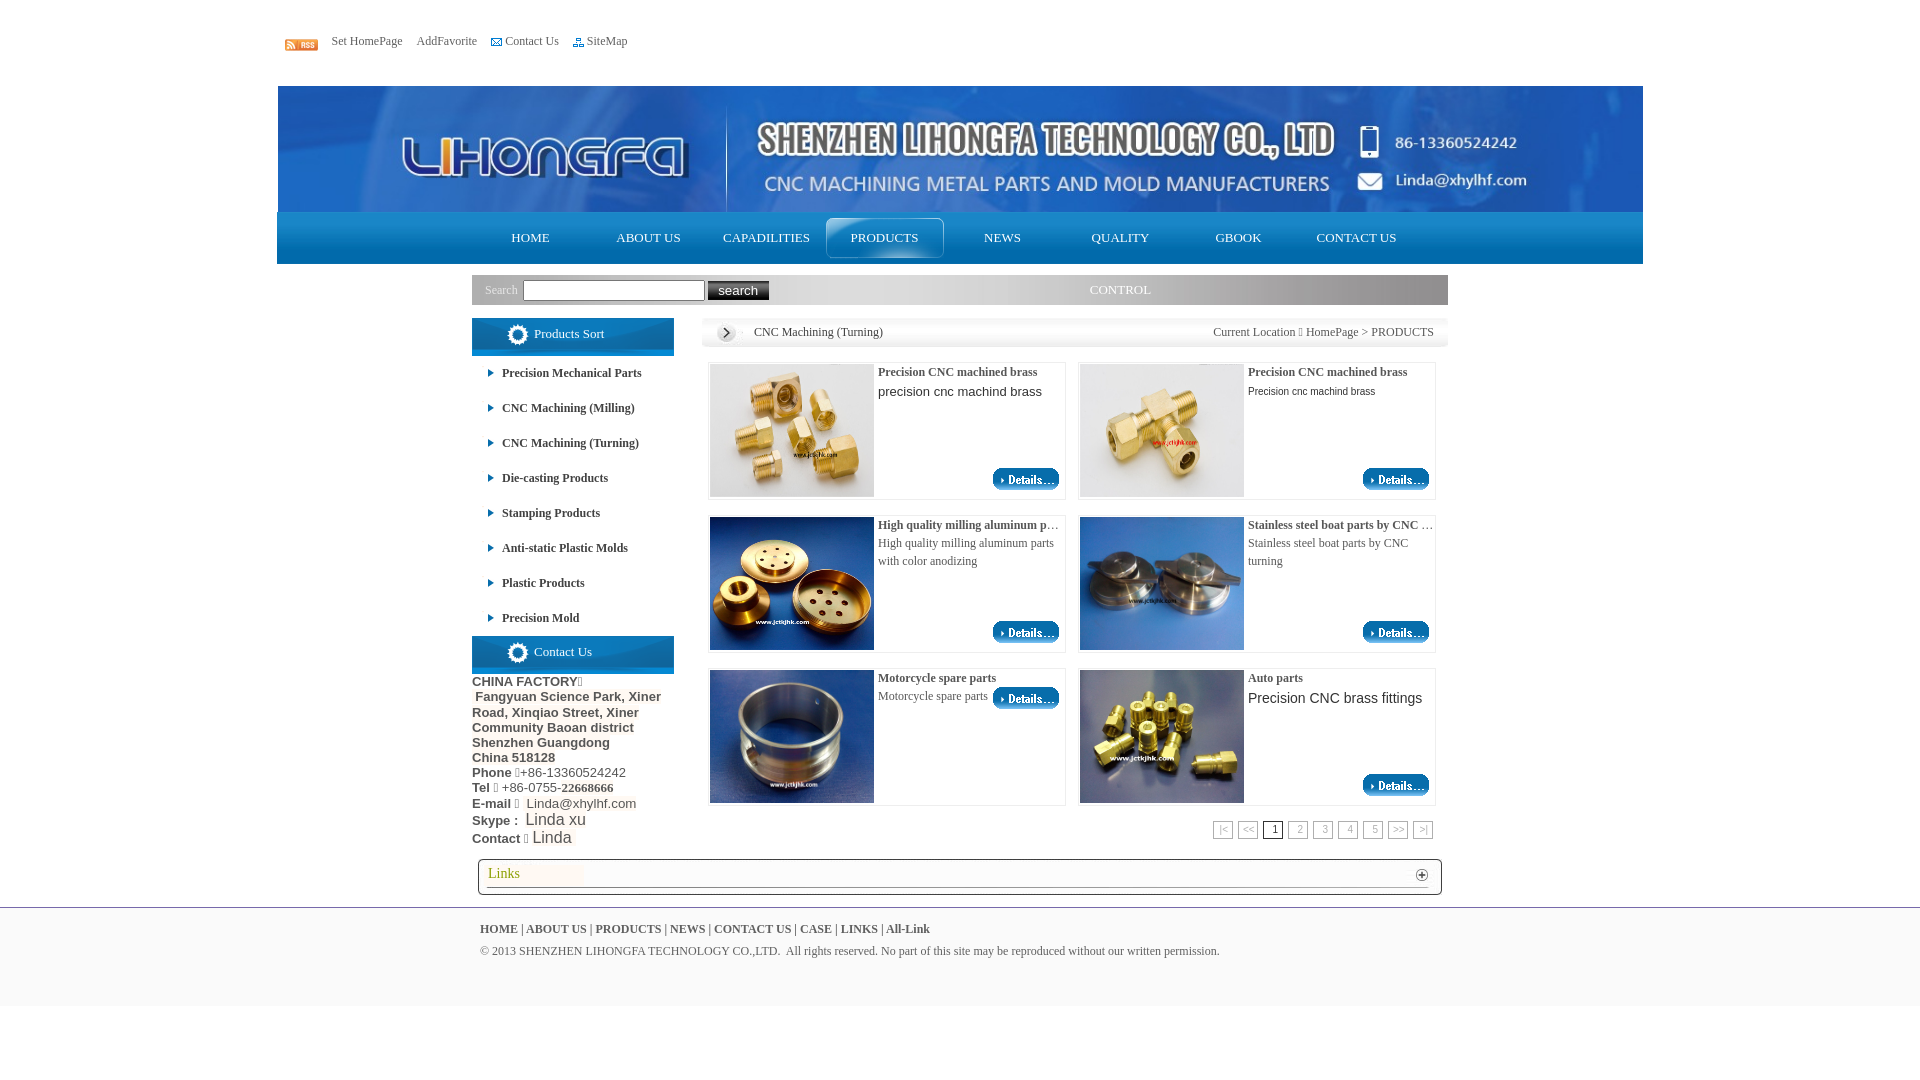  Describe the element at coordinates (737, 290) in the screenshot. I see `' search '` at that location.